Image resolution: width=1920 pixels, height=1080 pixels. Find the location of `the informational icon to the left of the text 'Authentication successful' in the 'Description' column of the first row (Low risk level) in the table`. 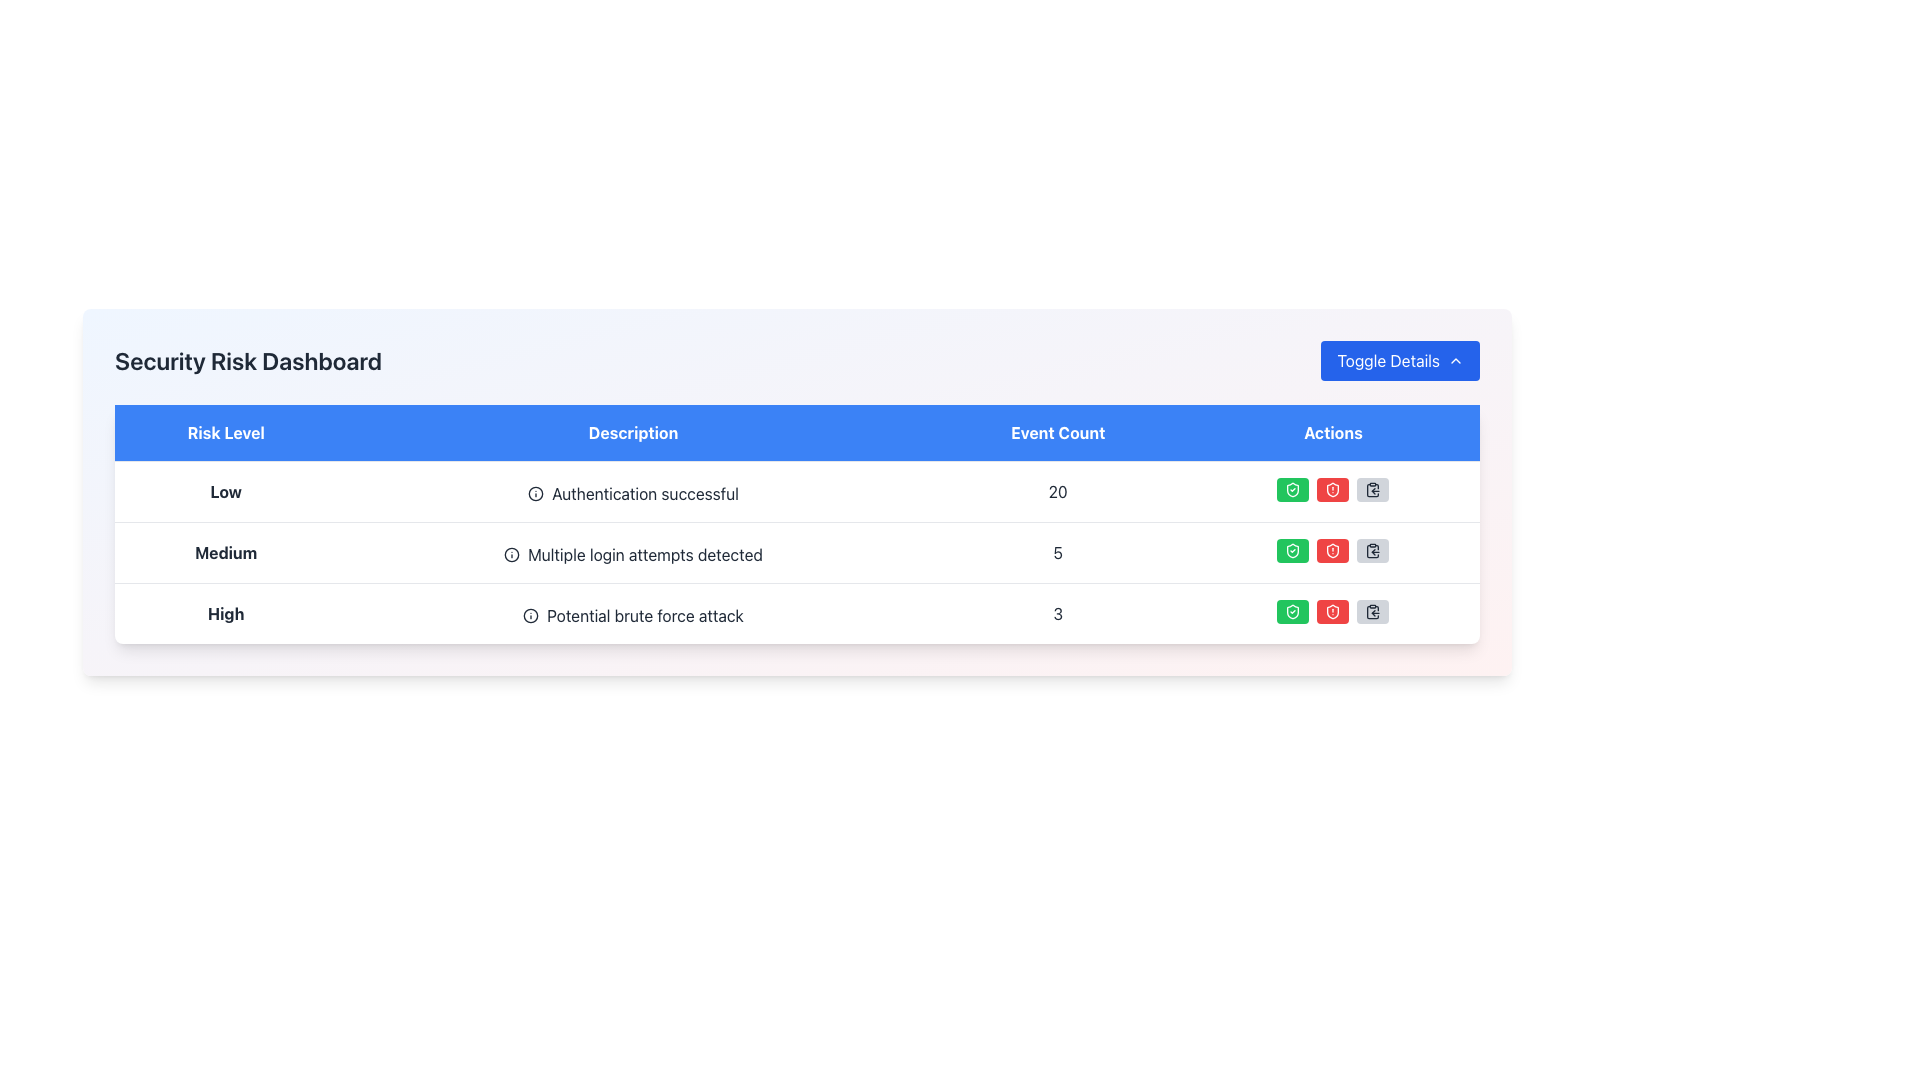

the informational icon to the left of the text 'Authentication successful' in the 'Description' column of the first row (Low risk level) in the table is located at coordinates (536, 493).